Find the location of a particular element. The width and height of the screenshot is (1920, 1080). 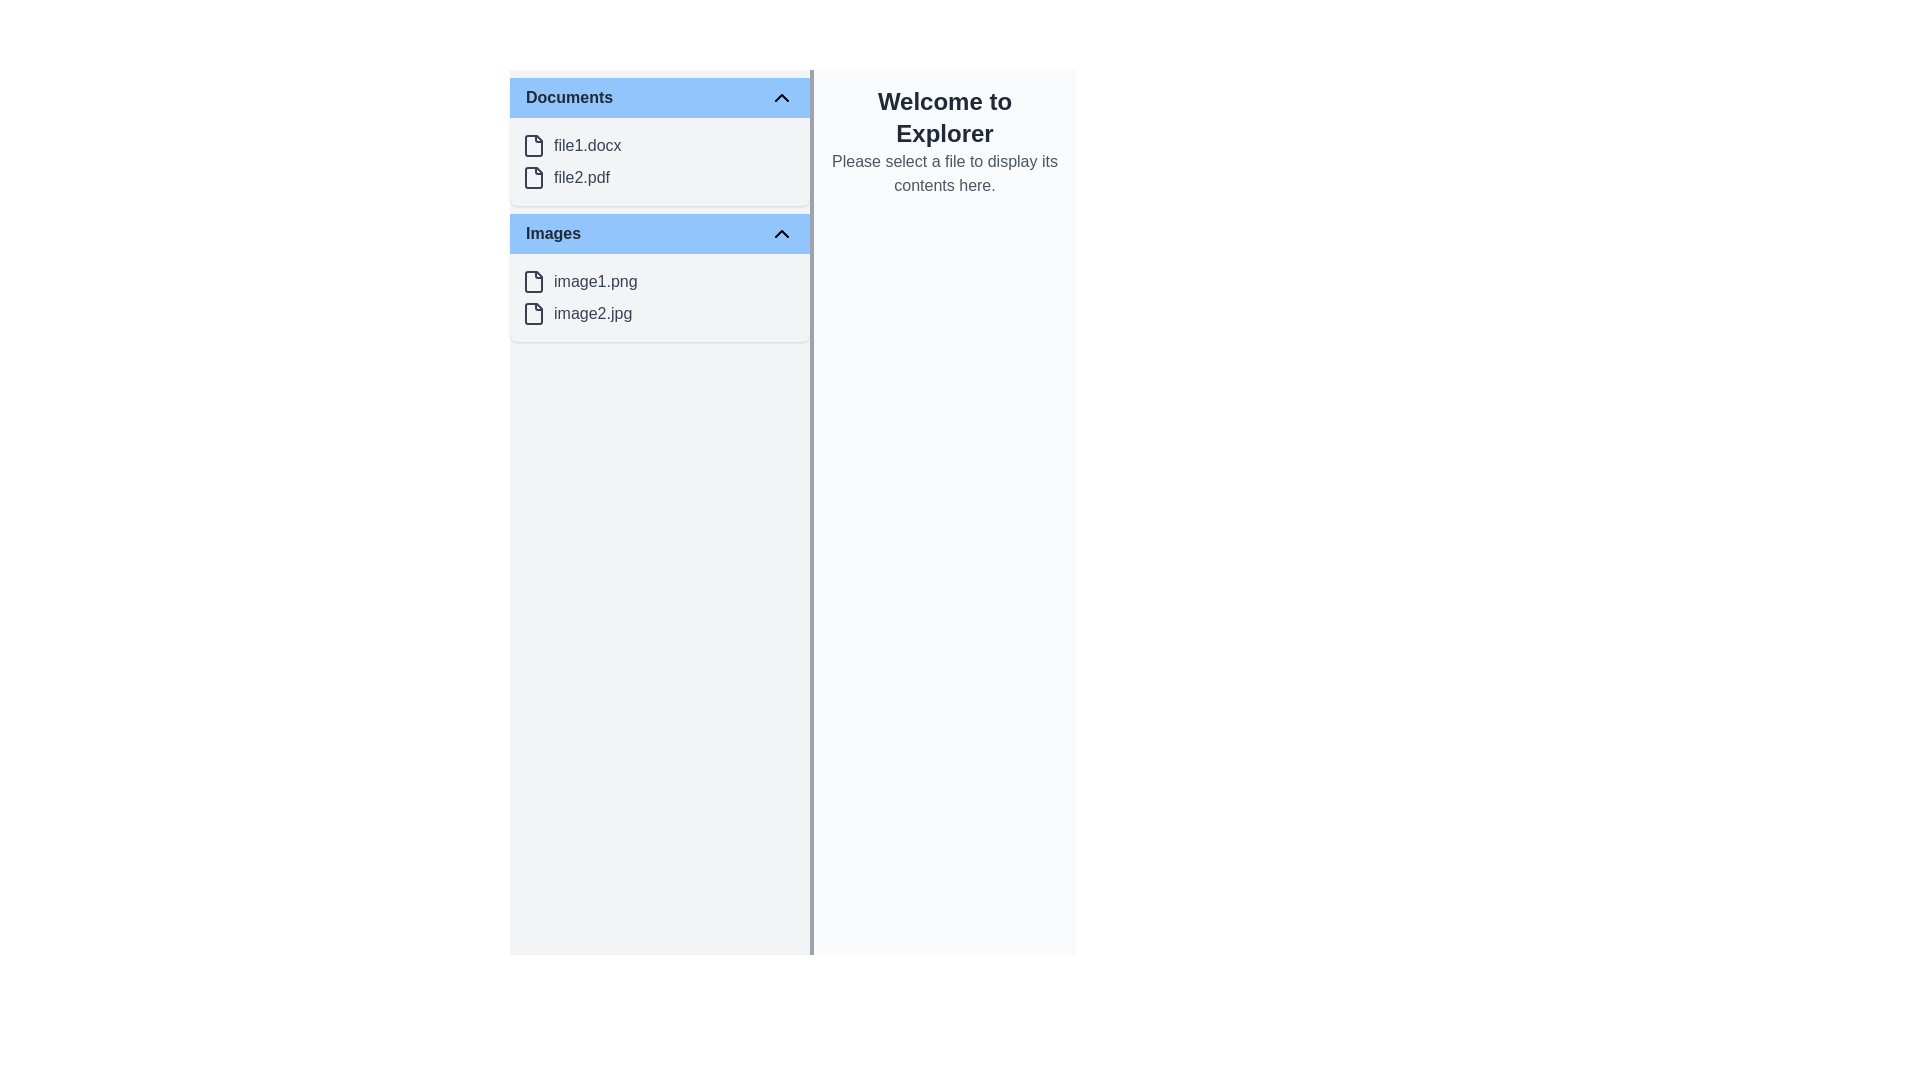

the file entry labeled 'file2.pdf' in the Documents section, which is positioned beneath 'file1.docx' and above the Images section is located at coordinates (660, 176).